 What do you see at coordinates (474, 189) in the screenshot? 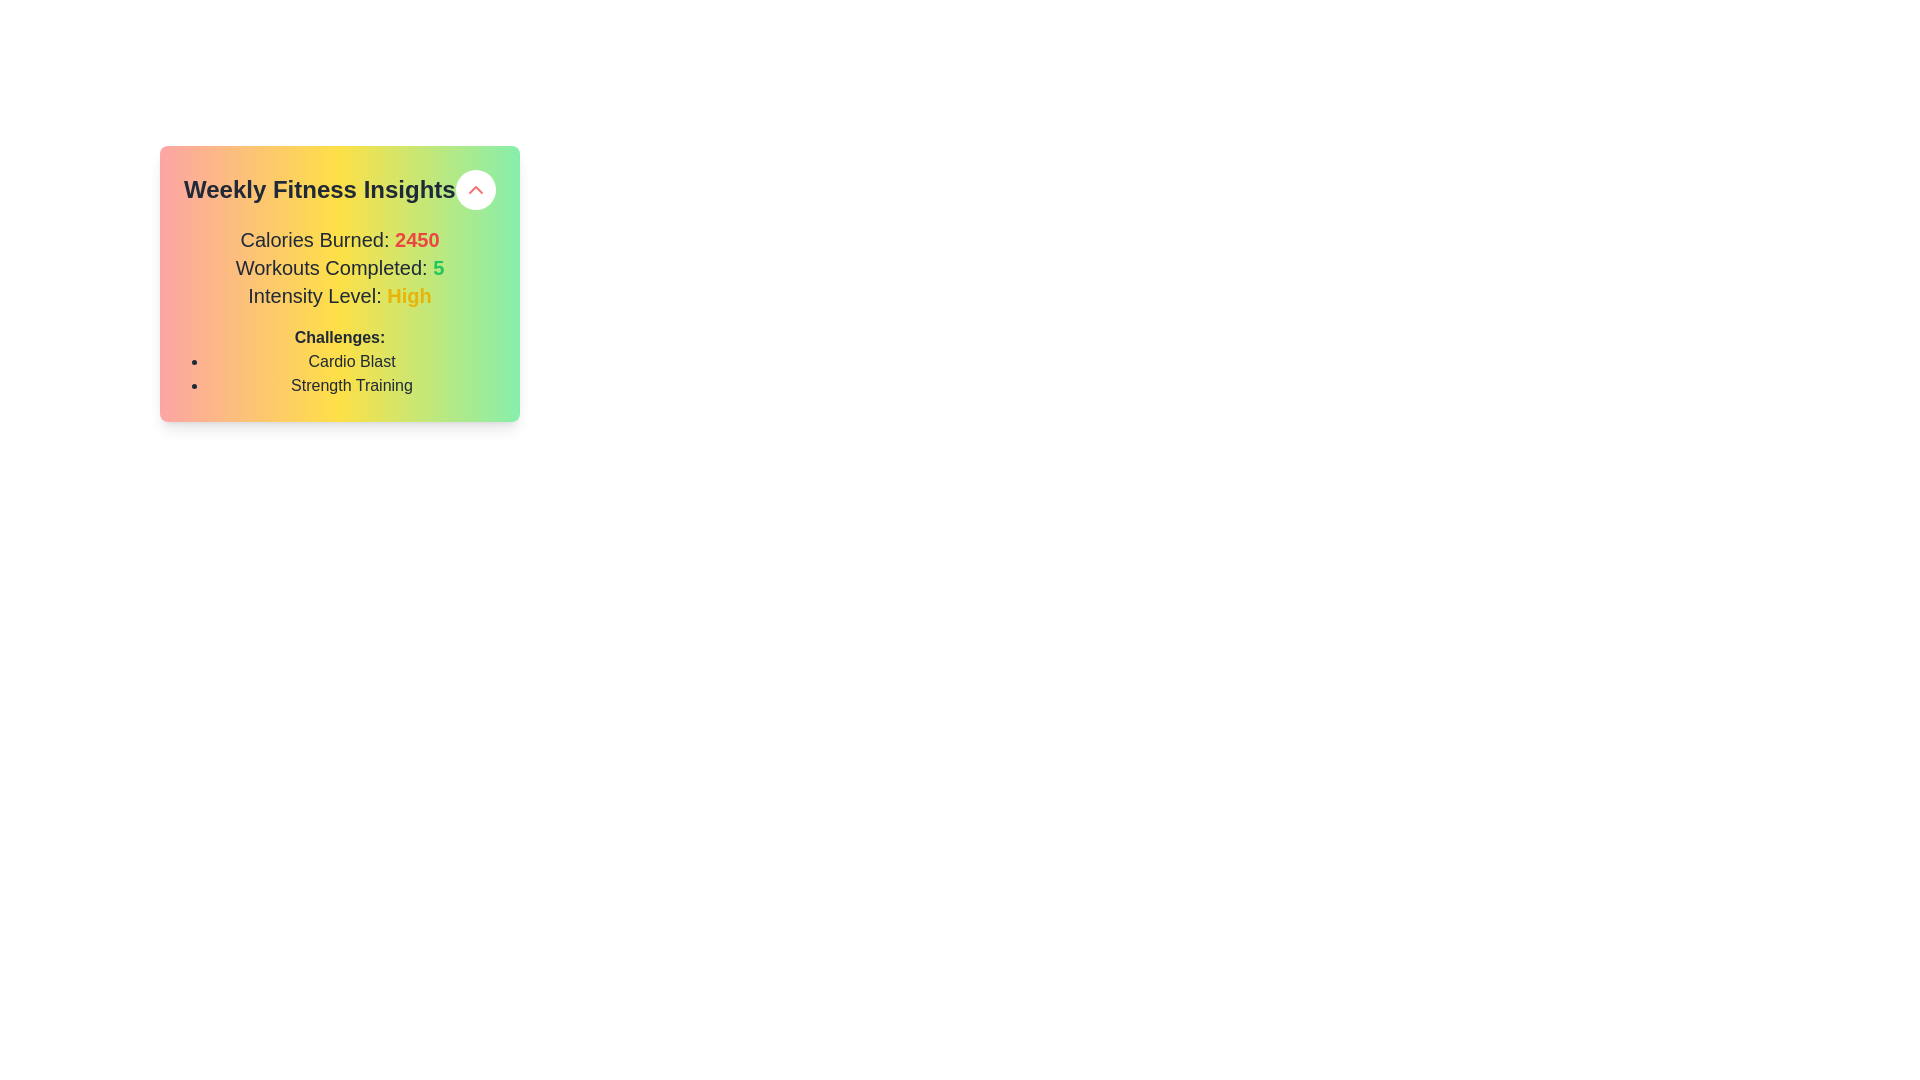
I see `the circular button with a white background and a red up arrow located at the top-right corner of the 'Weekly Fitness Insights' card` at bounding box center [474, 189].